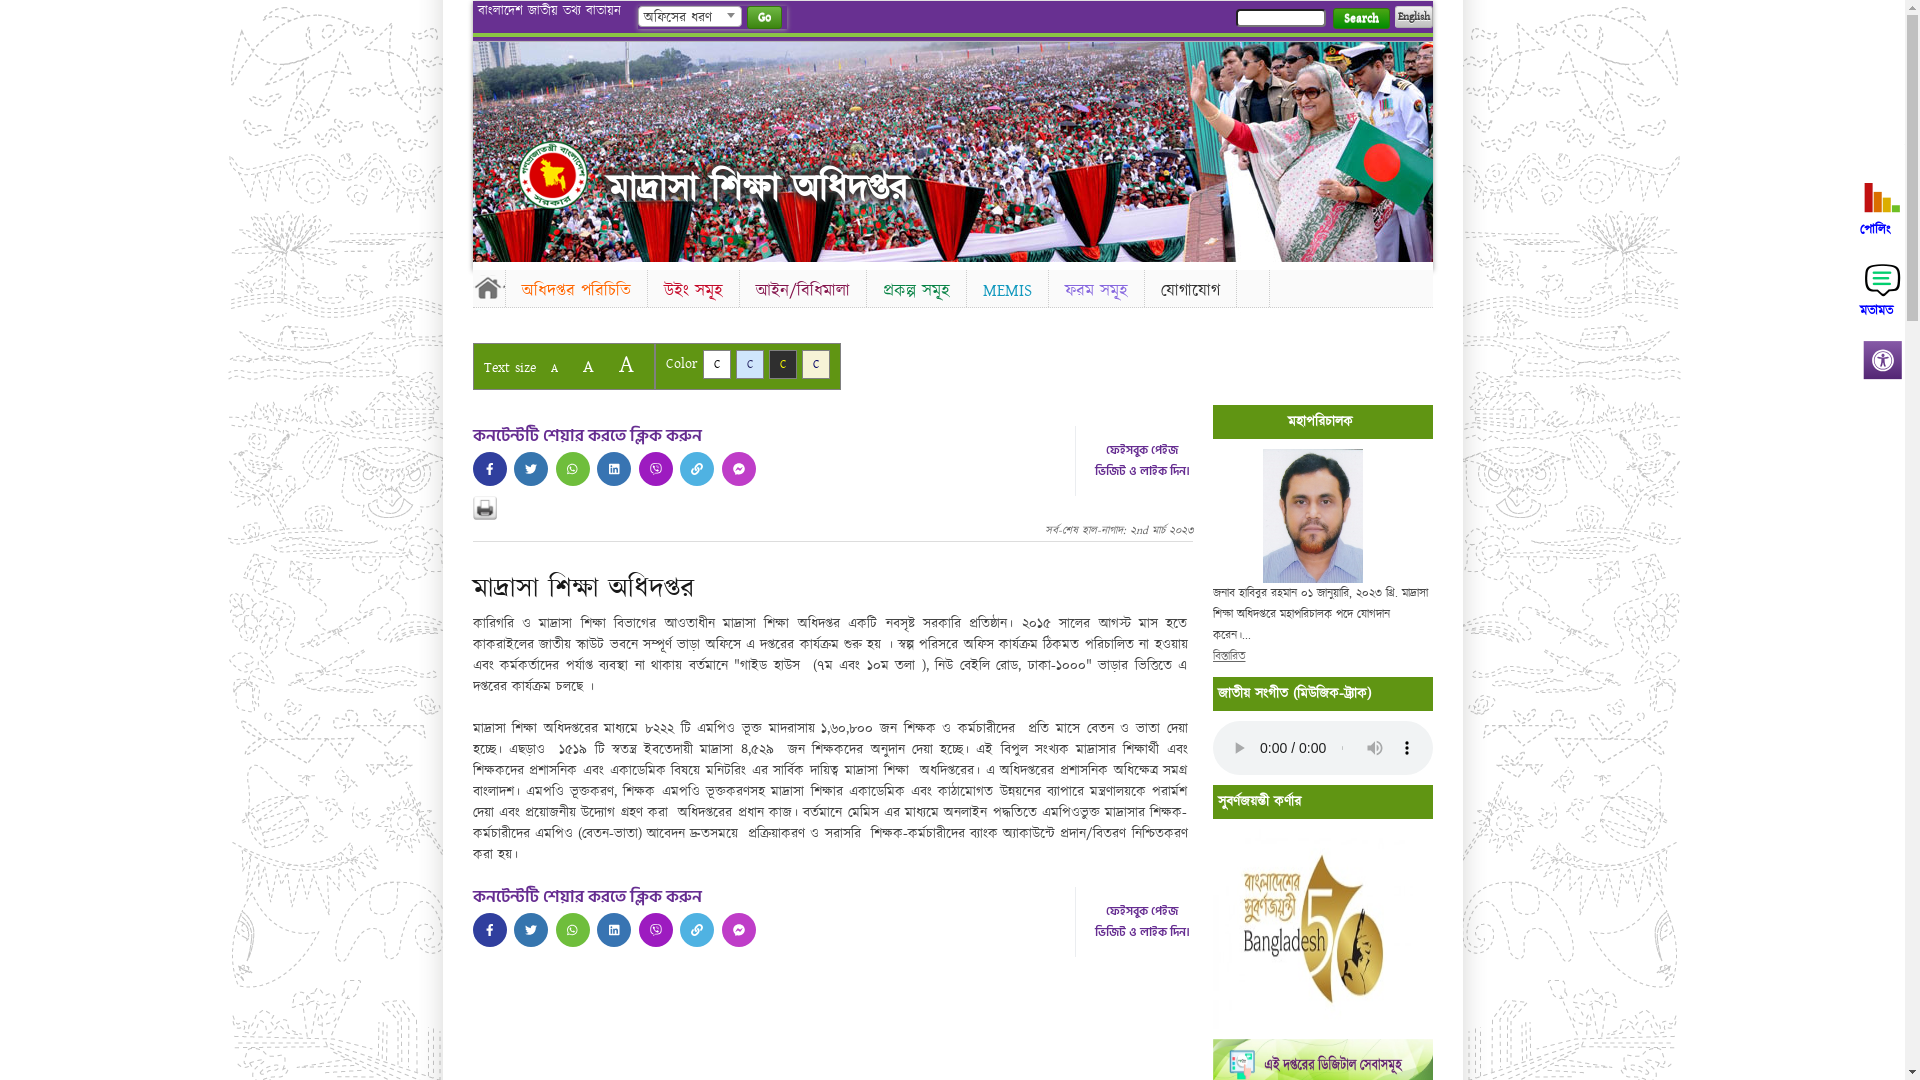 The height and width of the screenshot is (1080, 1920). I want to click on ', so click(613, 469).